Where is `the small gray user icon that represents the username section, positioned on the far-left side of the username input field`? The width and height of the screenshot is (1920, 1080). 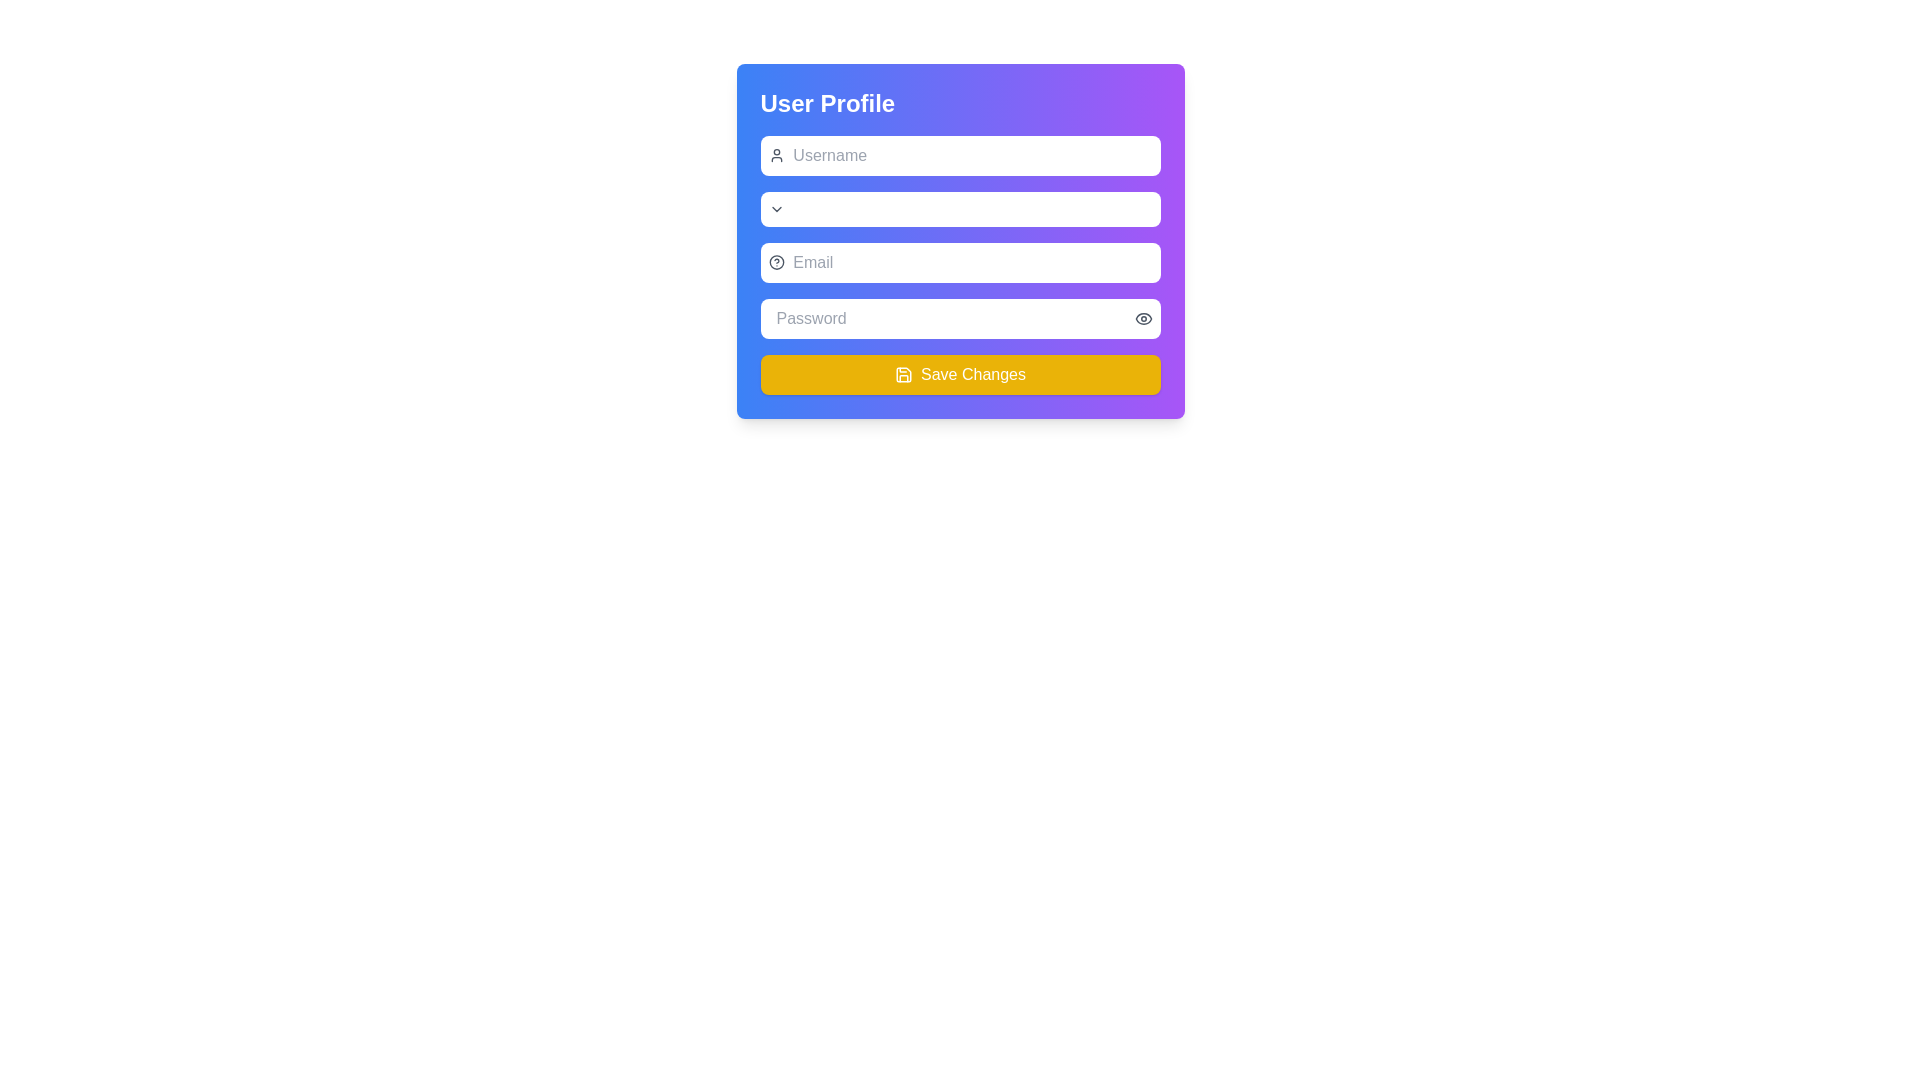 the small gray user icon that represents the username section, positioned on the far-left side of the username input field is located at coordinates (775, 154).